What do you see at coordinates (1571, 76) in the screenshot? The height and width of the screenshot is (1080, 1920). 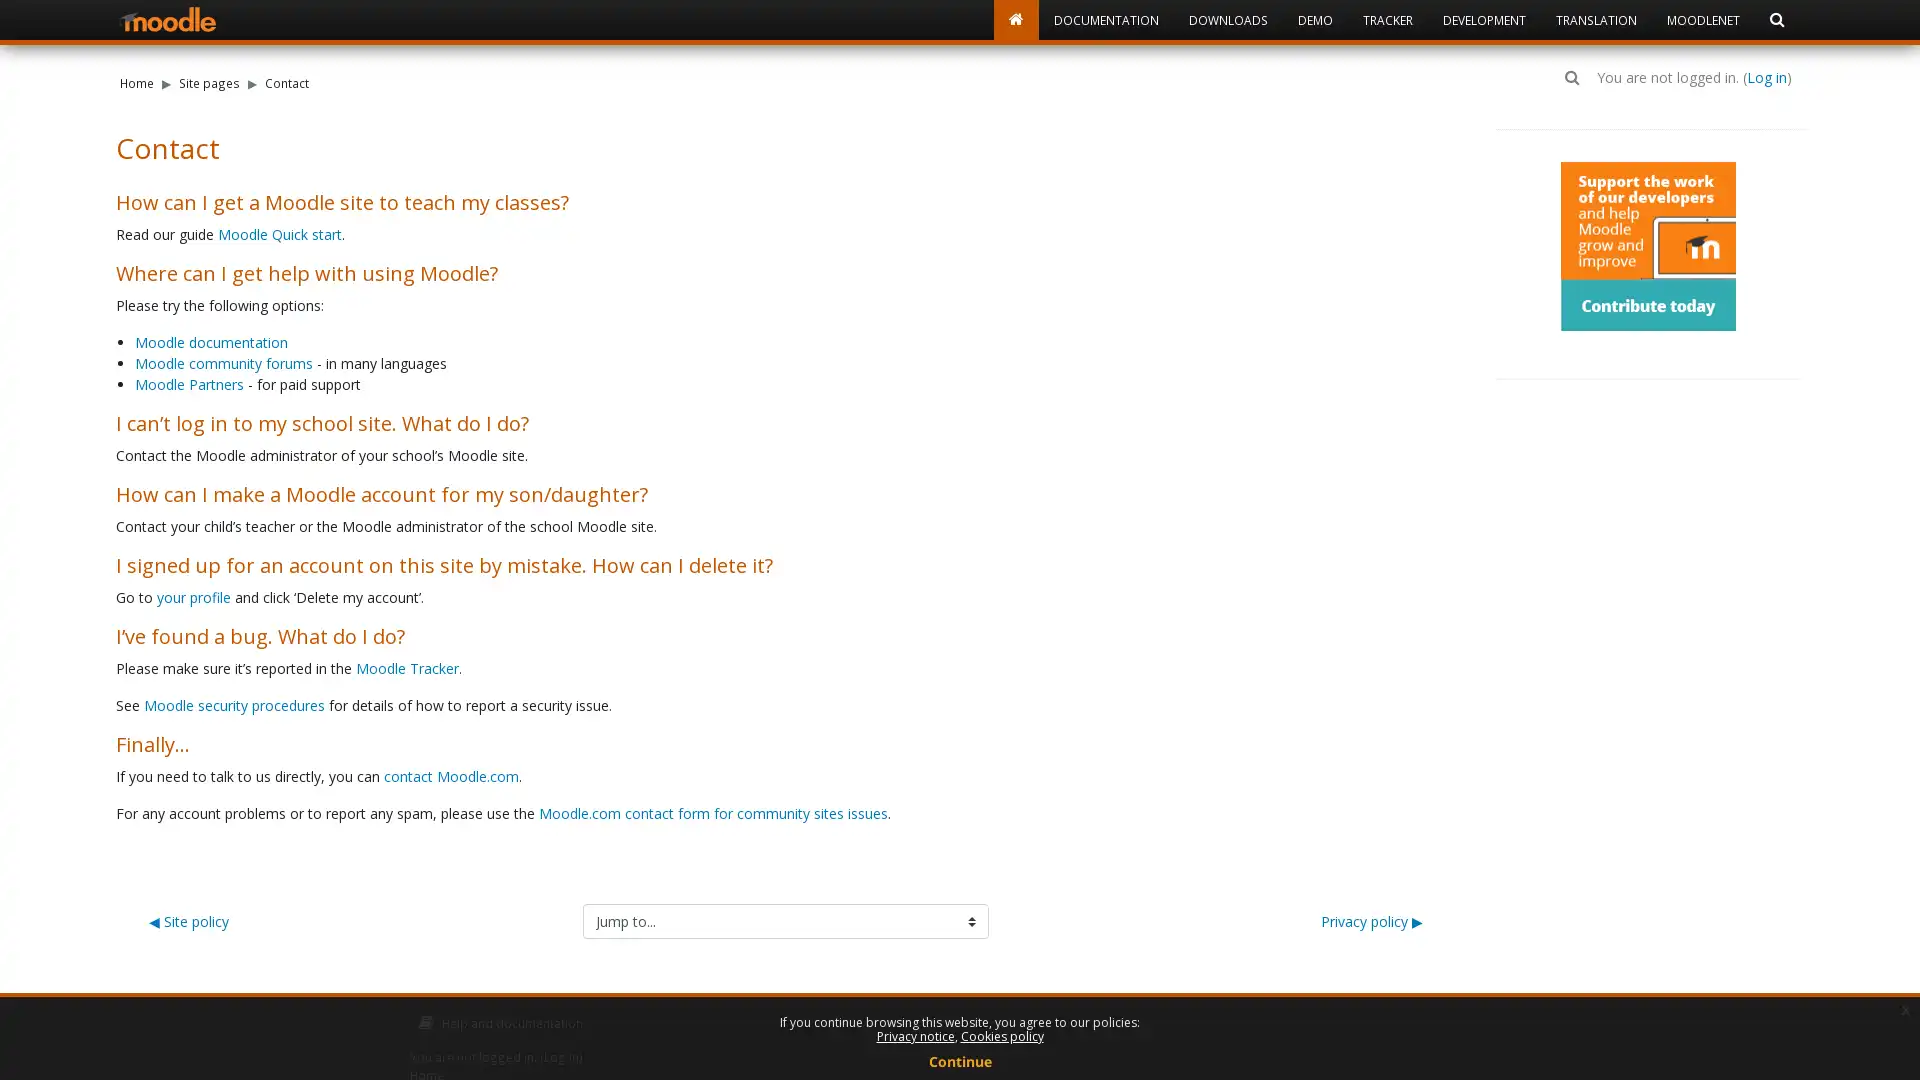 I see `Toggle search input` at bounding box center [1571, 76].